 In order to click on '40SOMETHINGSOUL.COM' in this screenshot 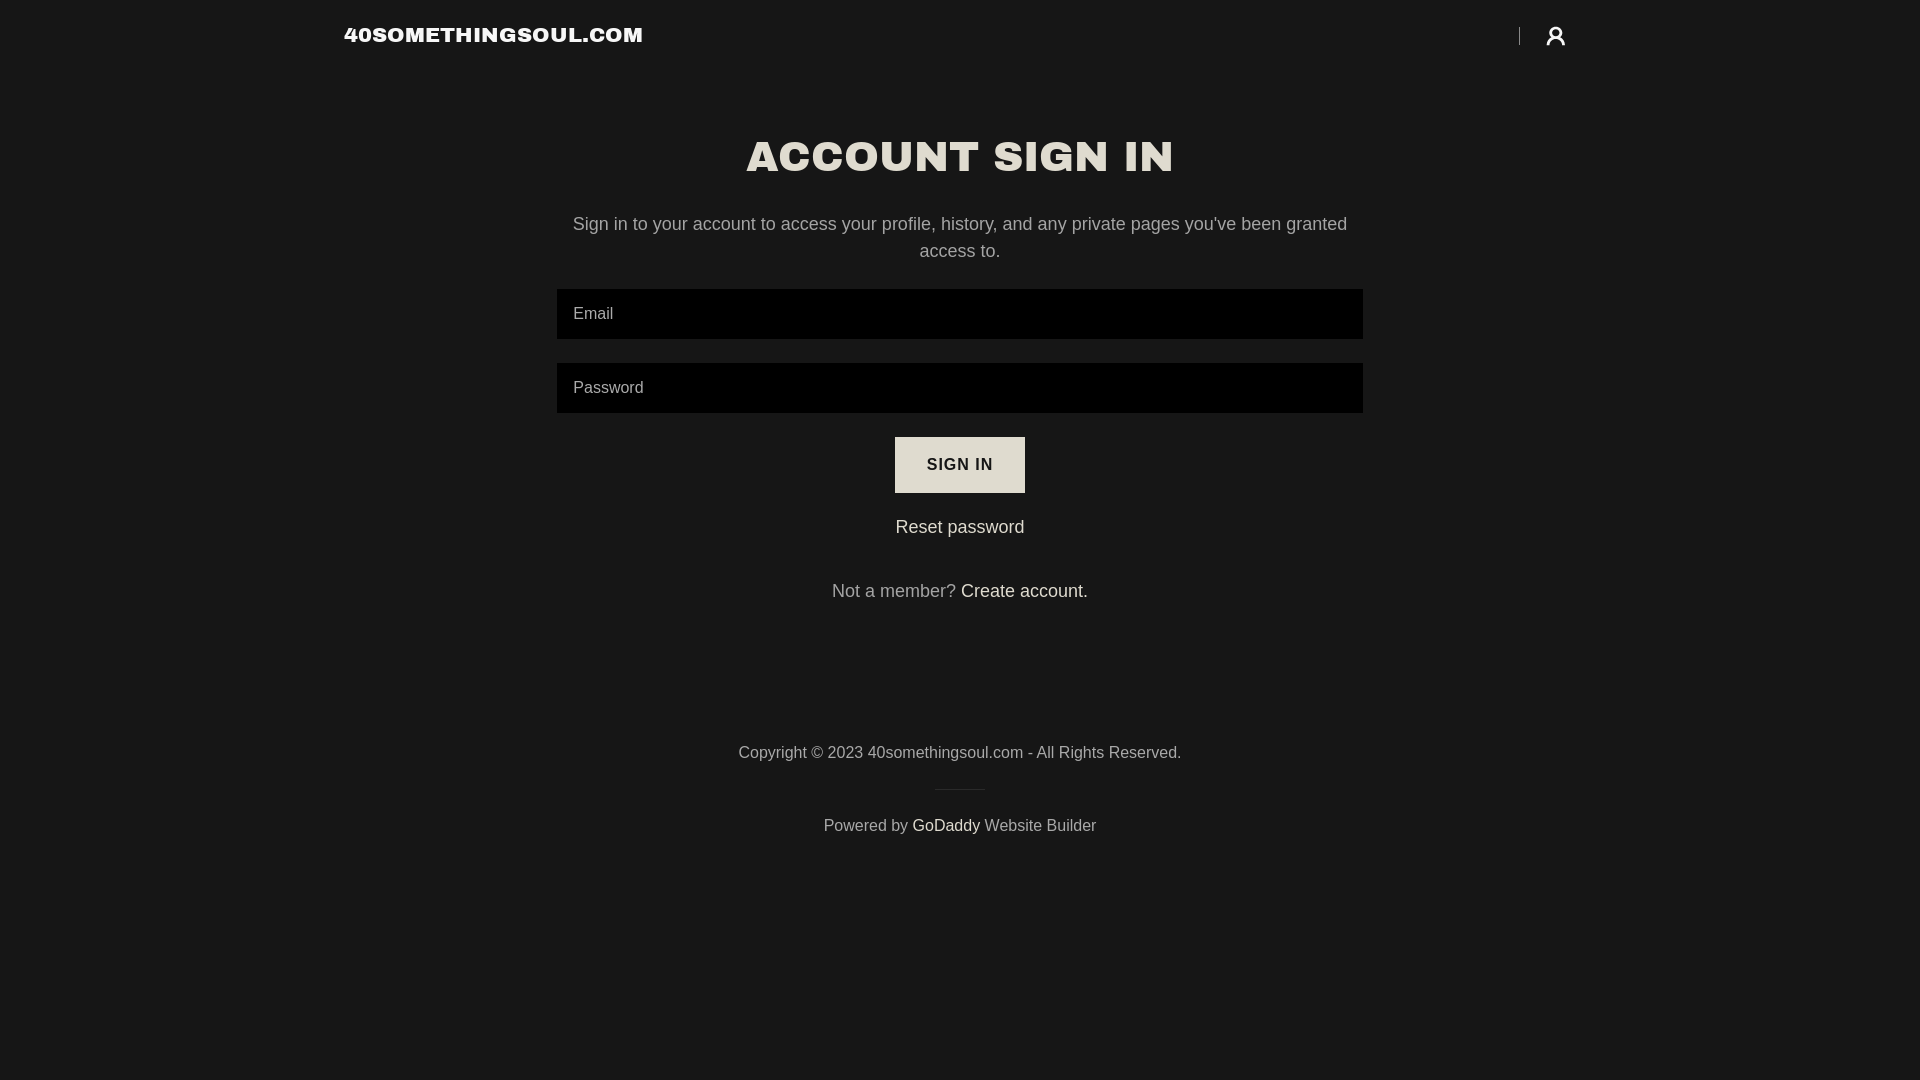, I will do `click(493, 35)`.